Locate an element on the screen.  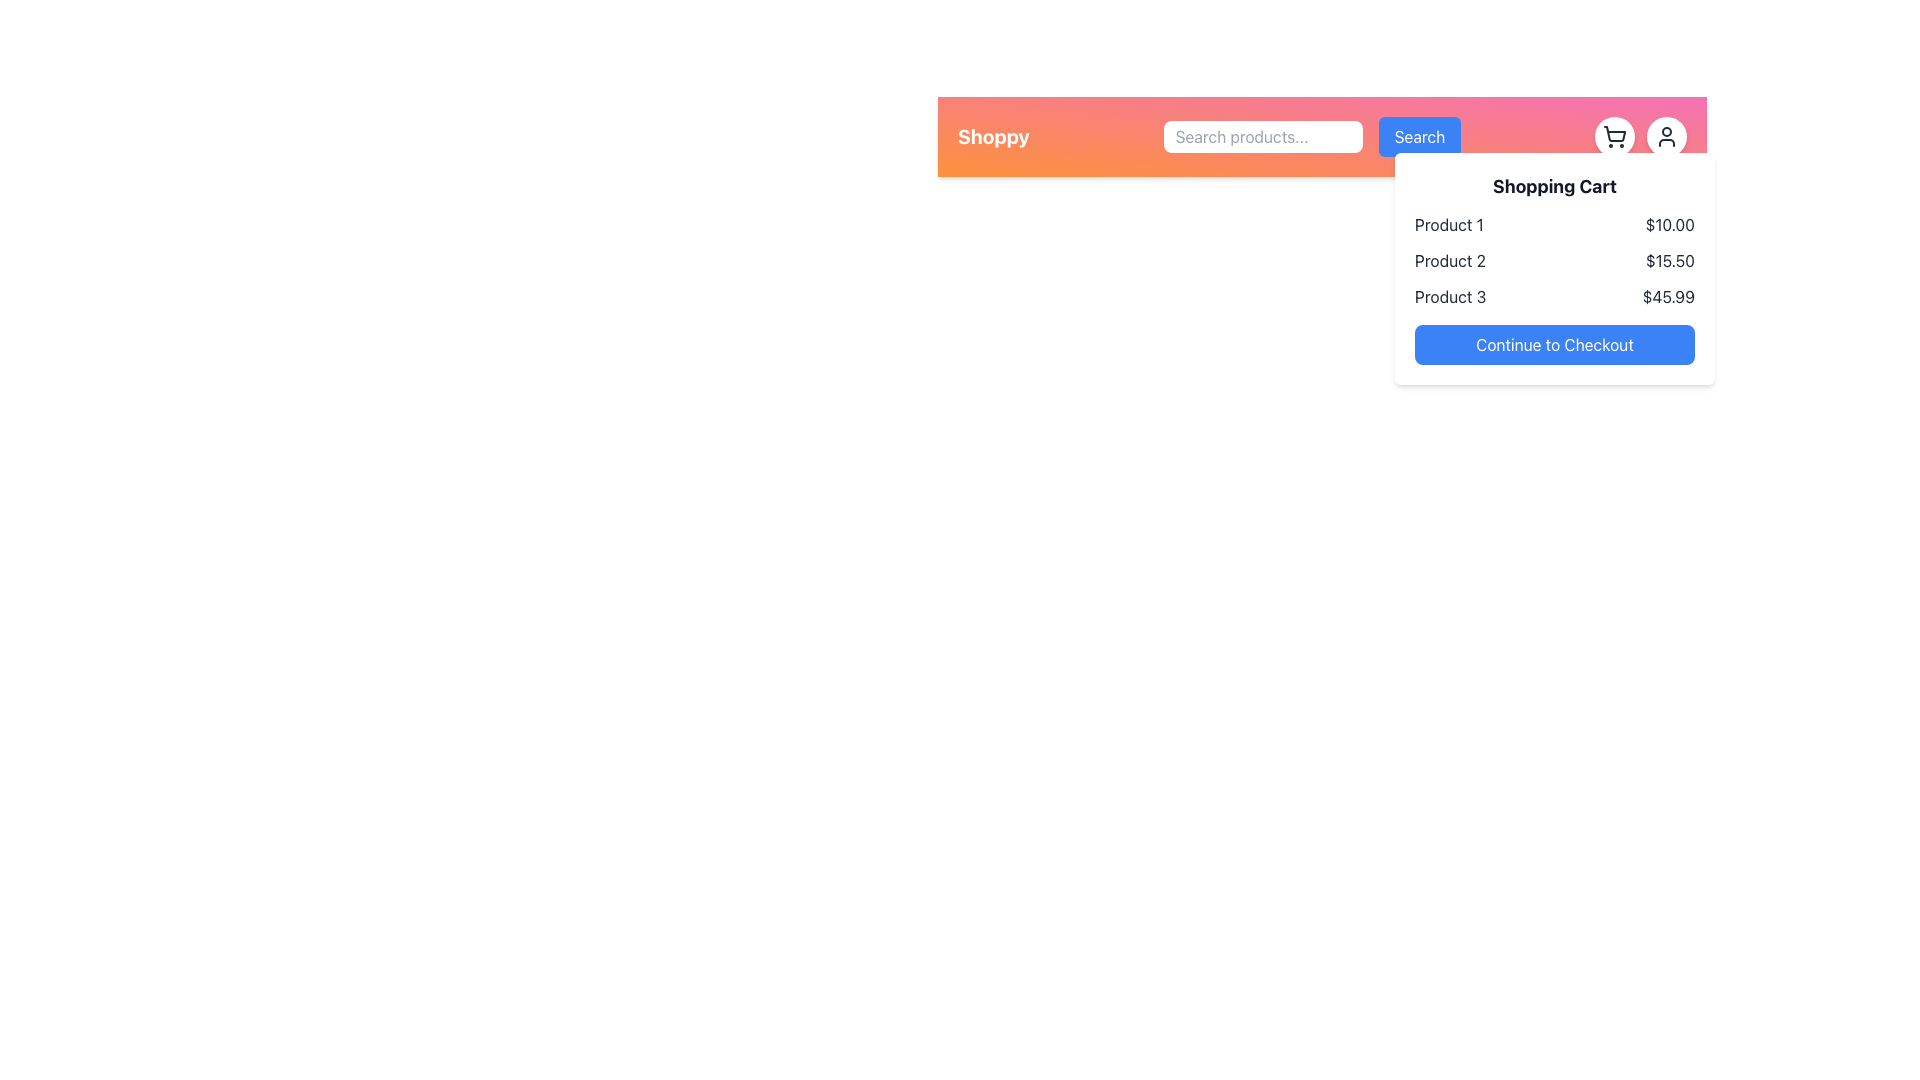
text displayed in the Text Label element that shows the price '$10.00' for 'Product 1', which is positioned in the upper-right section of the shopping cart dropdown menu is located at coordinates (1670, 224).